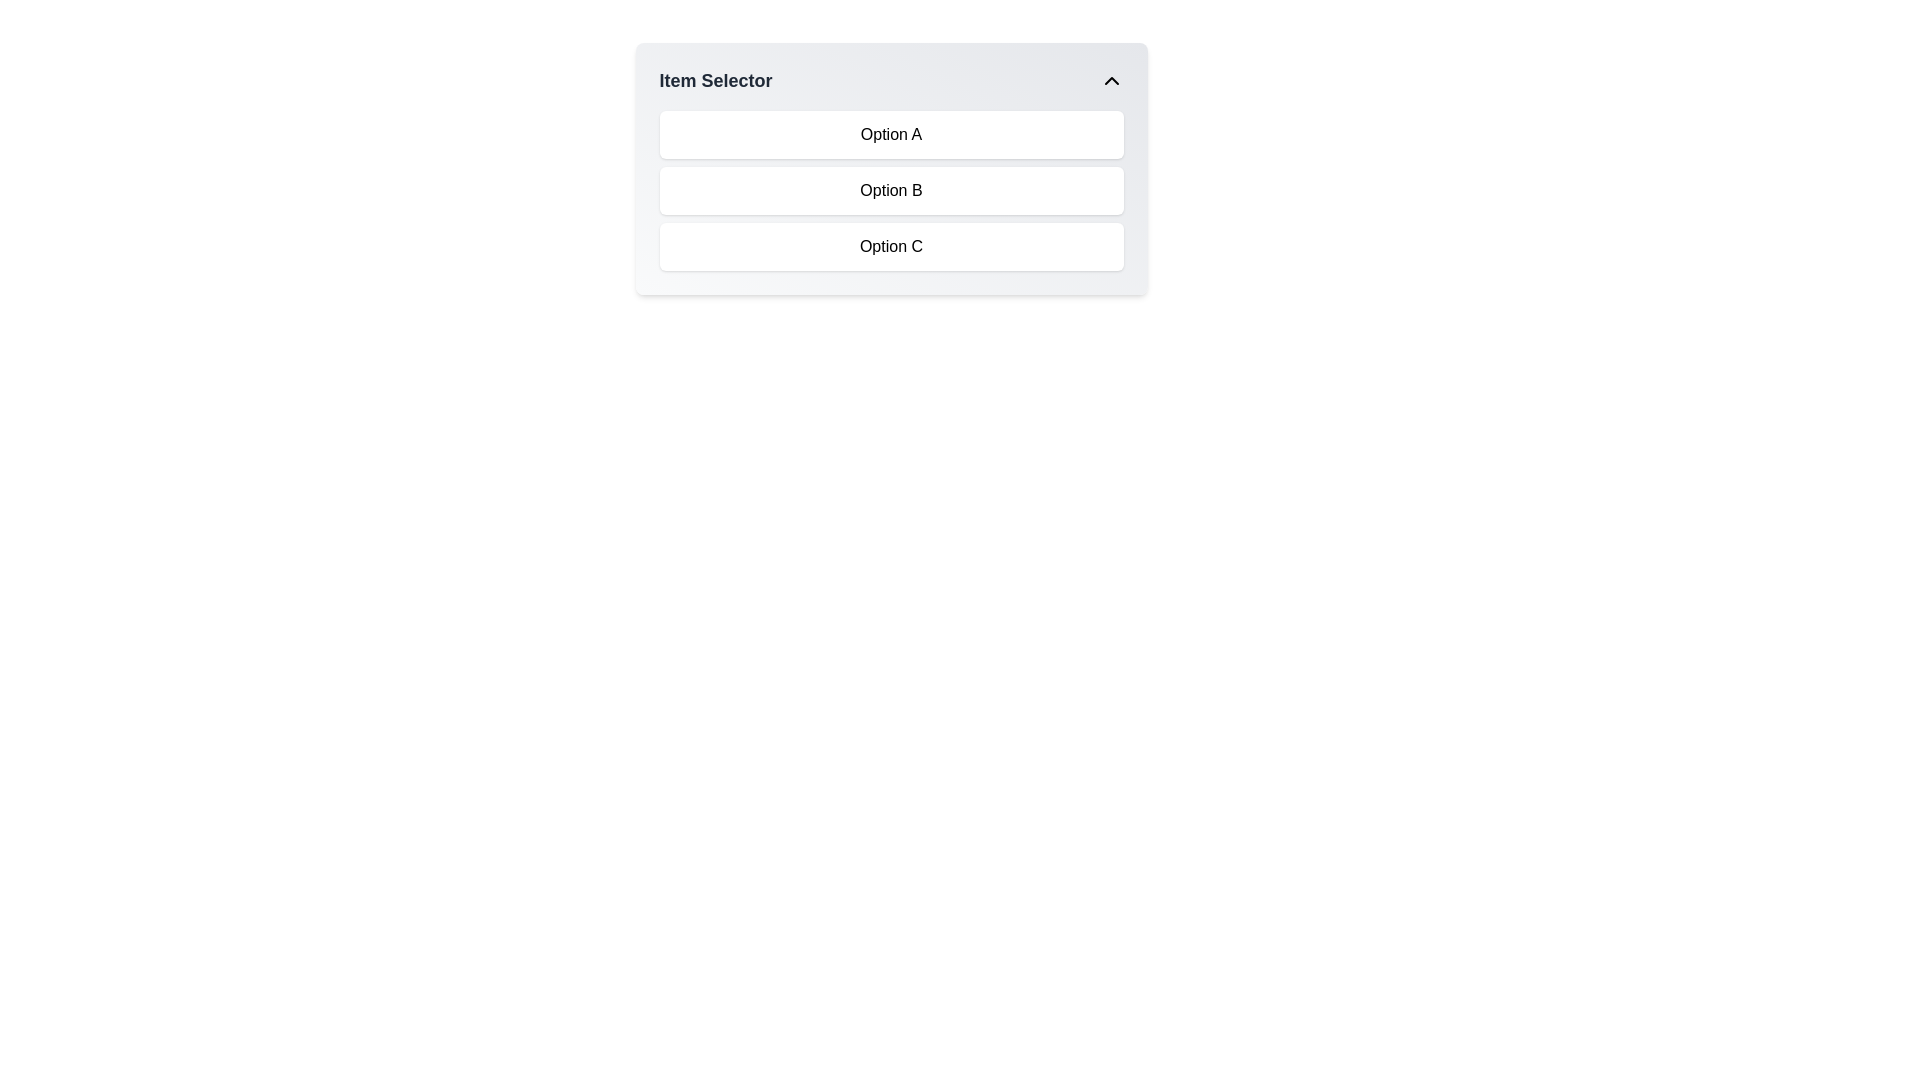 This screenshot has height=1080, width=1920. I want to click on the 'Option C' button in the third row of the 'Item Selector' list, so click(890, 245).